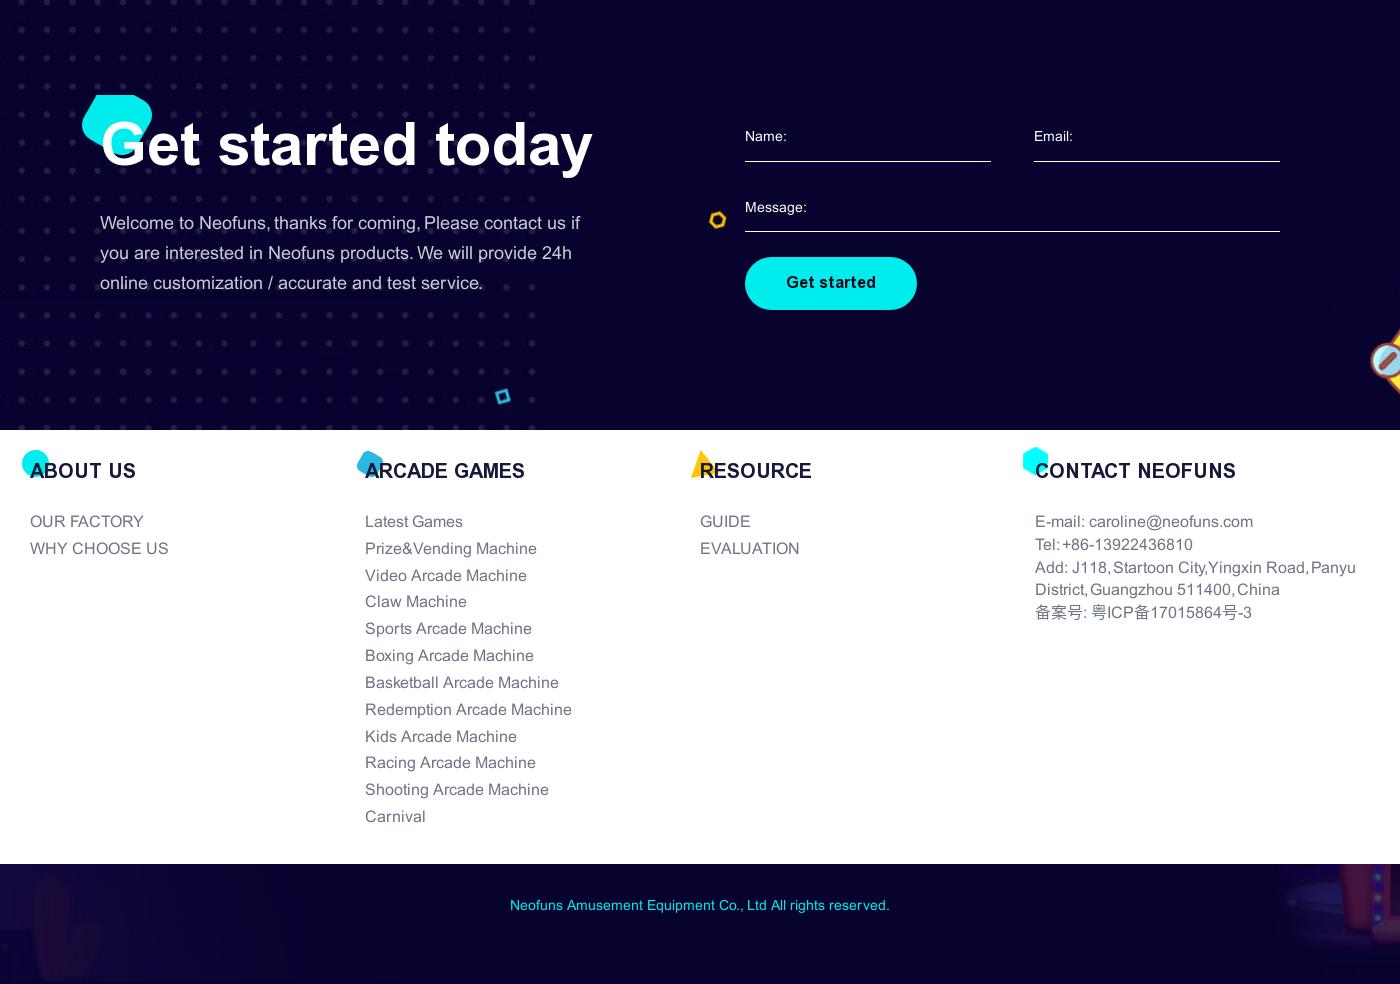 This screenshot has width=1400, height=984. Describe the element at coordinates (1091, 612) in the screenshot. I see `'粤ICP备17015864号-3'` at that location.